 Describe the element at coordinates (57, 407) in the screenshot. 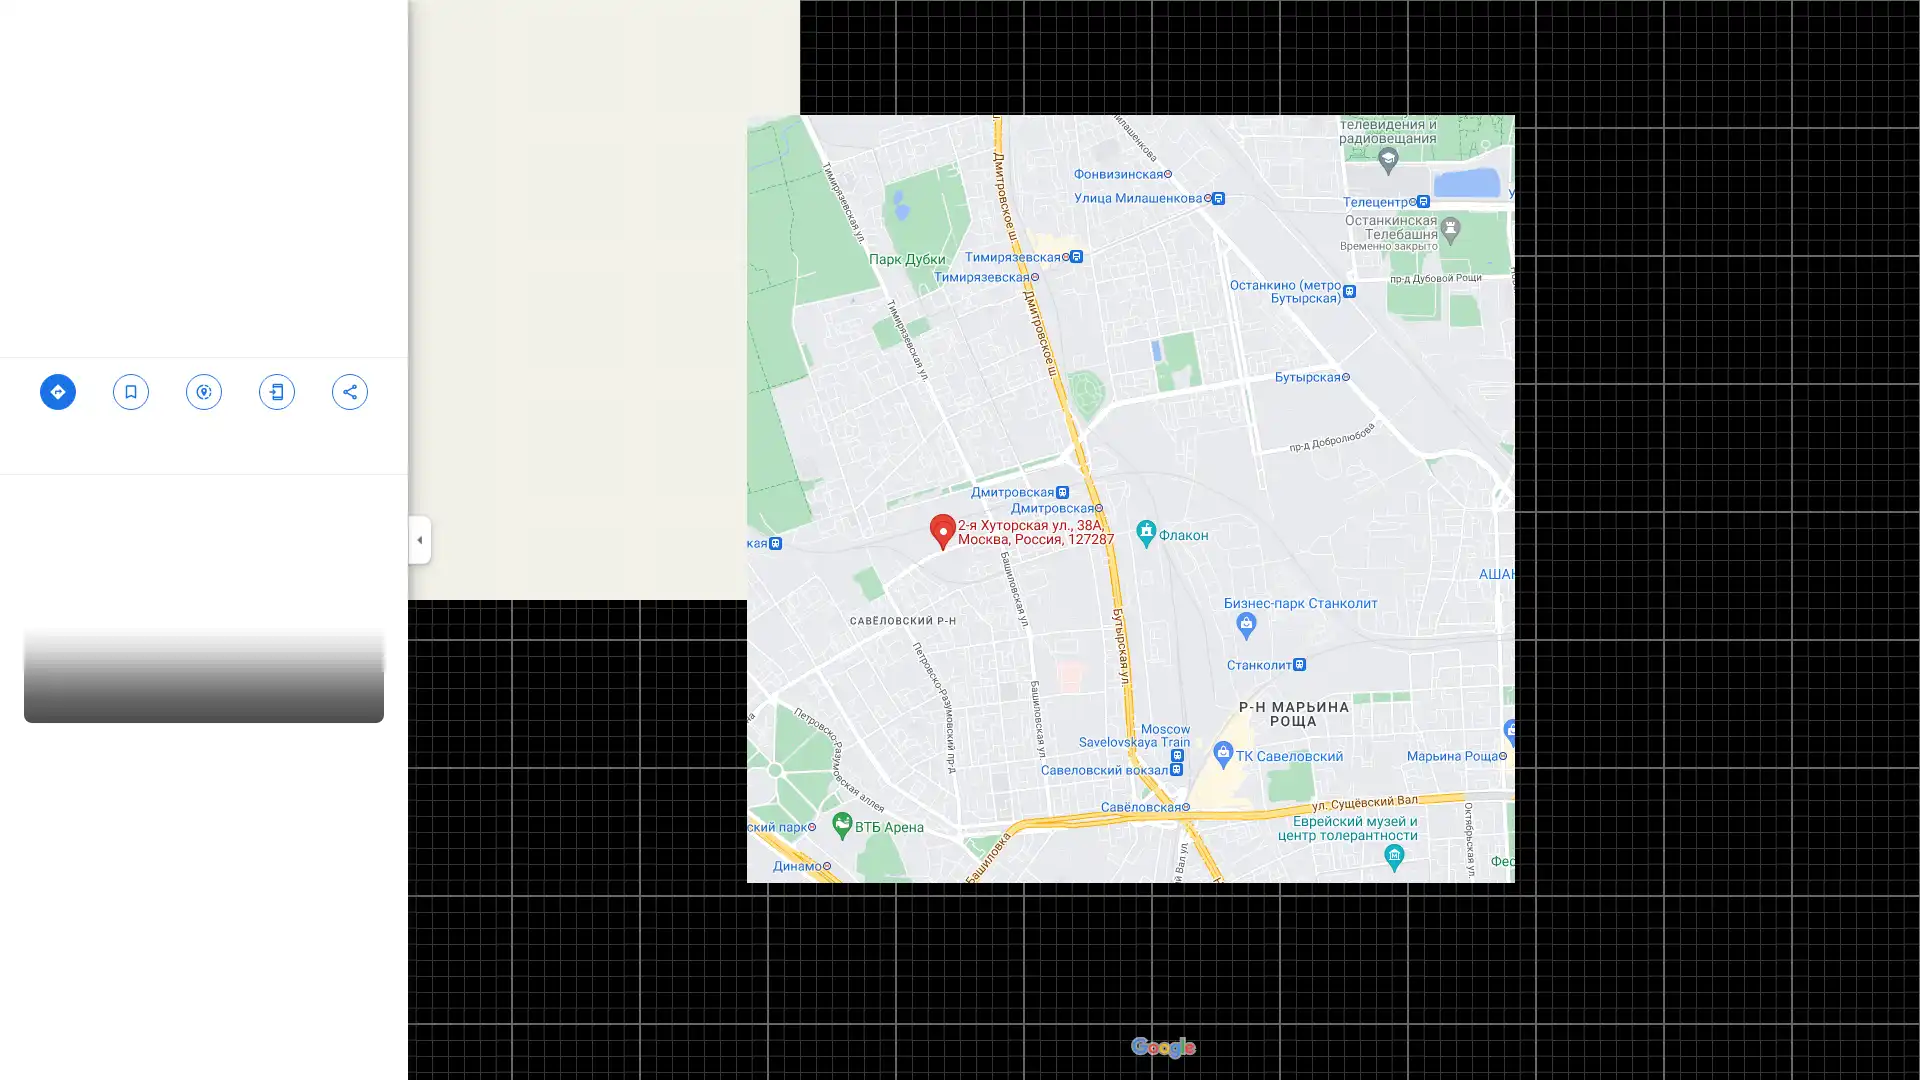

I see `(2-  ., 38)` at that location.